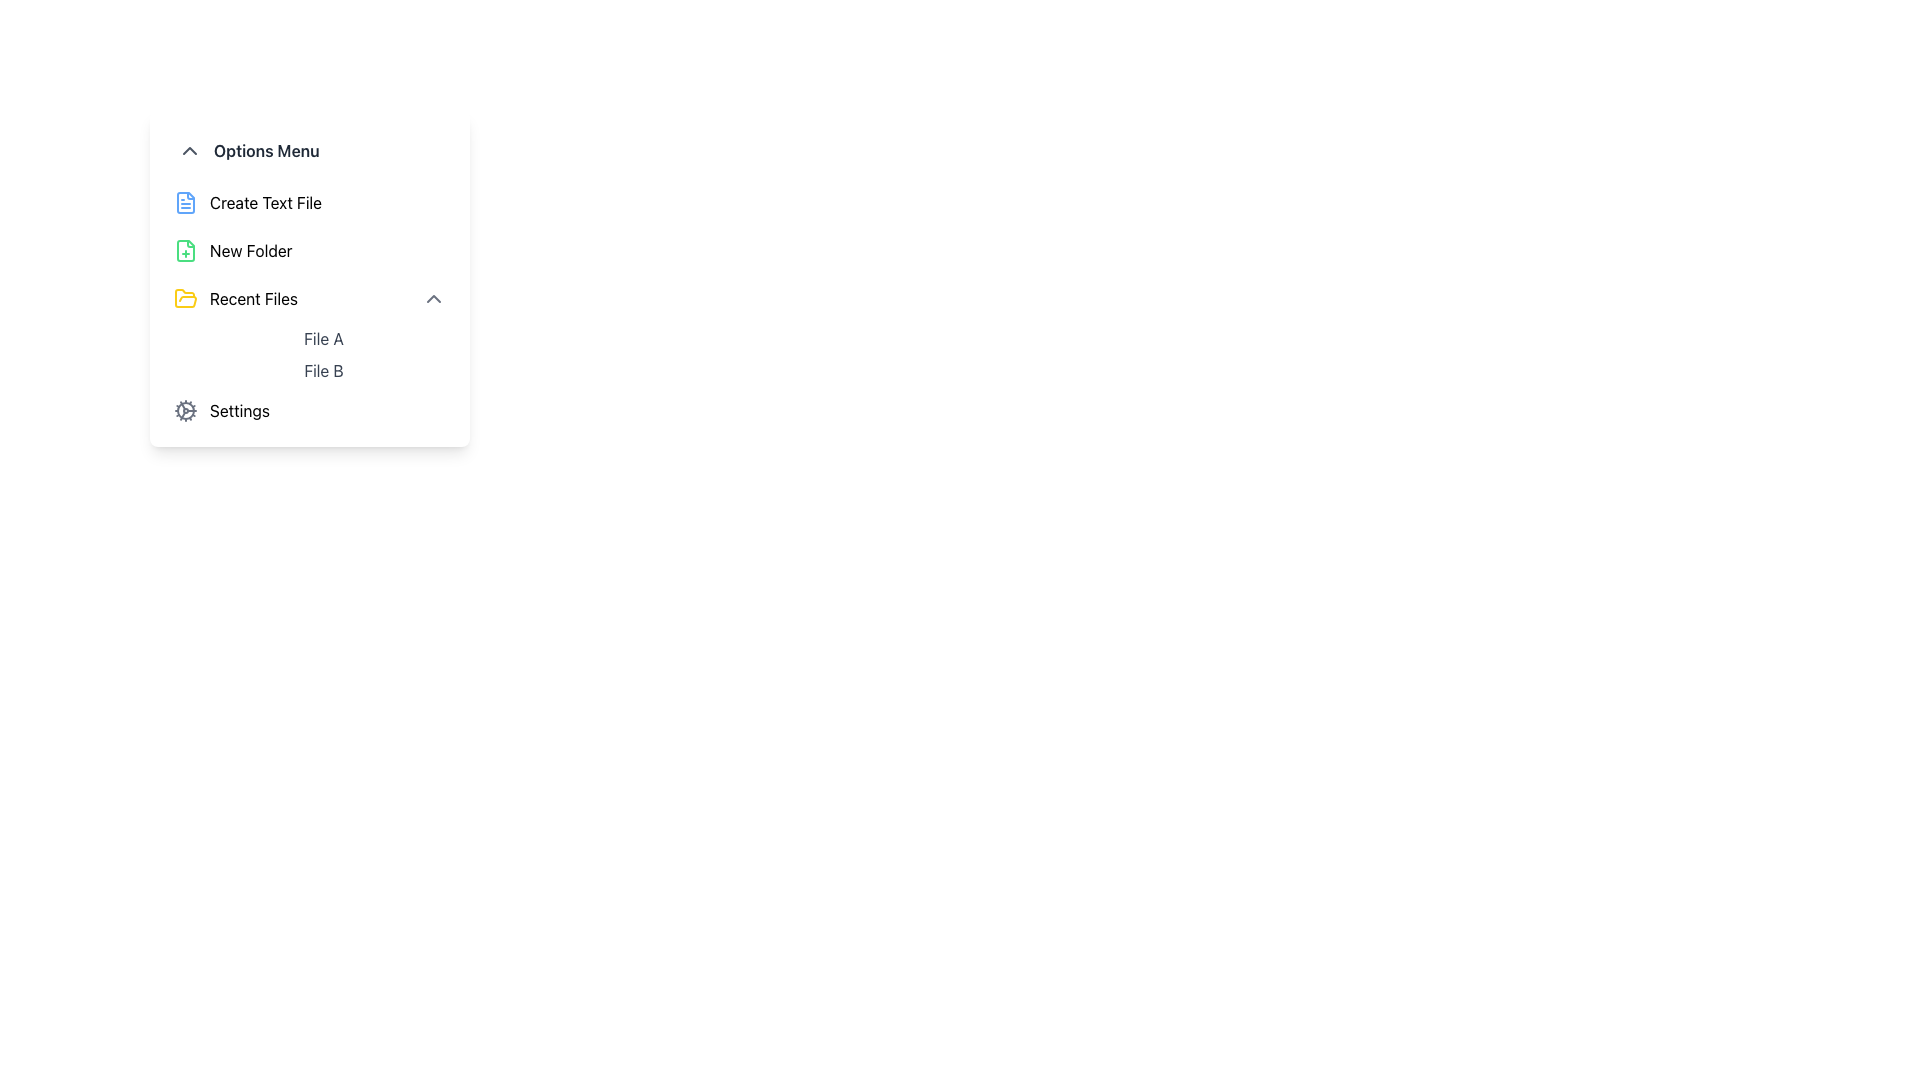  What do you see at coordinates (186, 203) in the screenshot?
I see `the 'Create Text File' icon, which is visually represented and positioned above the 'New Folder' and below the 'Options Menu' heading` at bounding box center [186, 203].